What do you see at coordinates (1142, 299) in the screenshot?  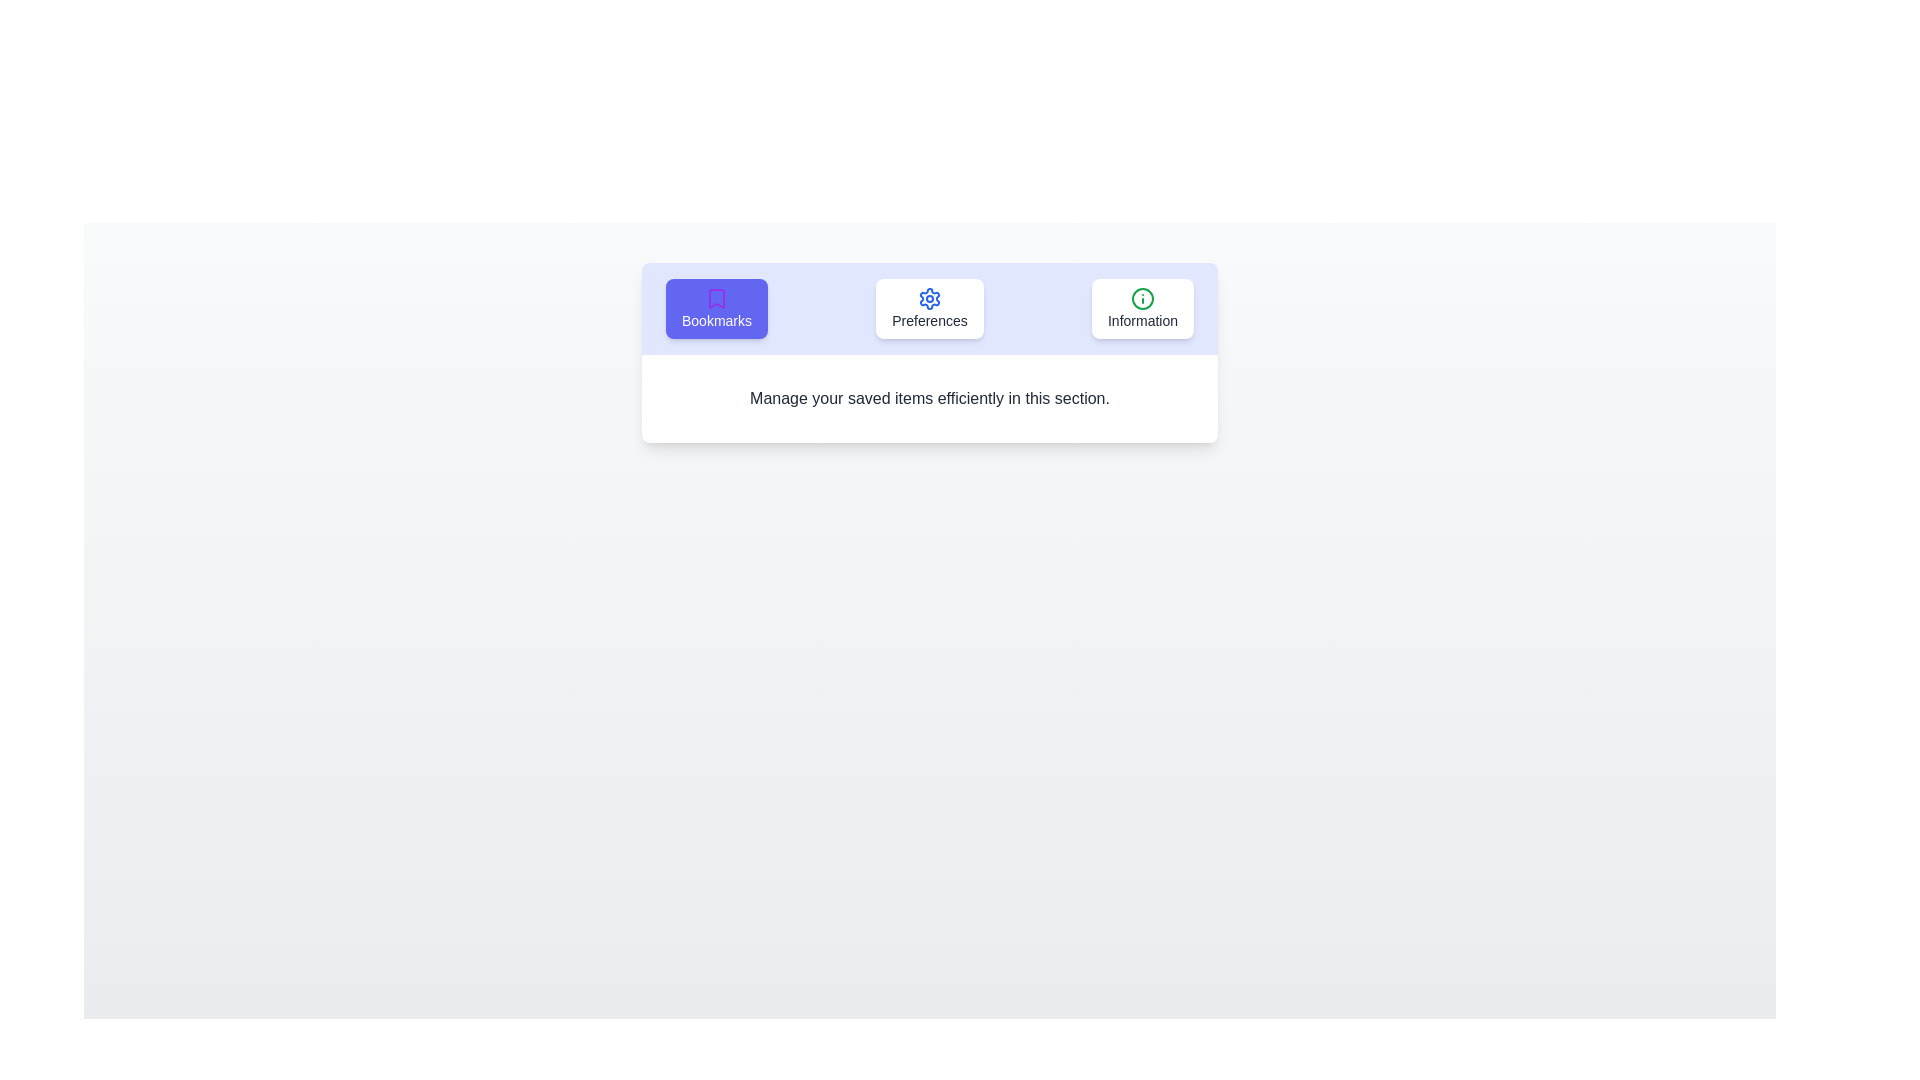 I see `the icon of the Information tab` at bounding box center [1142, 299].